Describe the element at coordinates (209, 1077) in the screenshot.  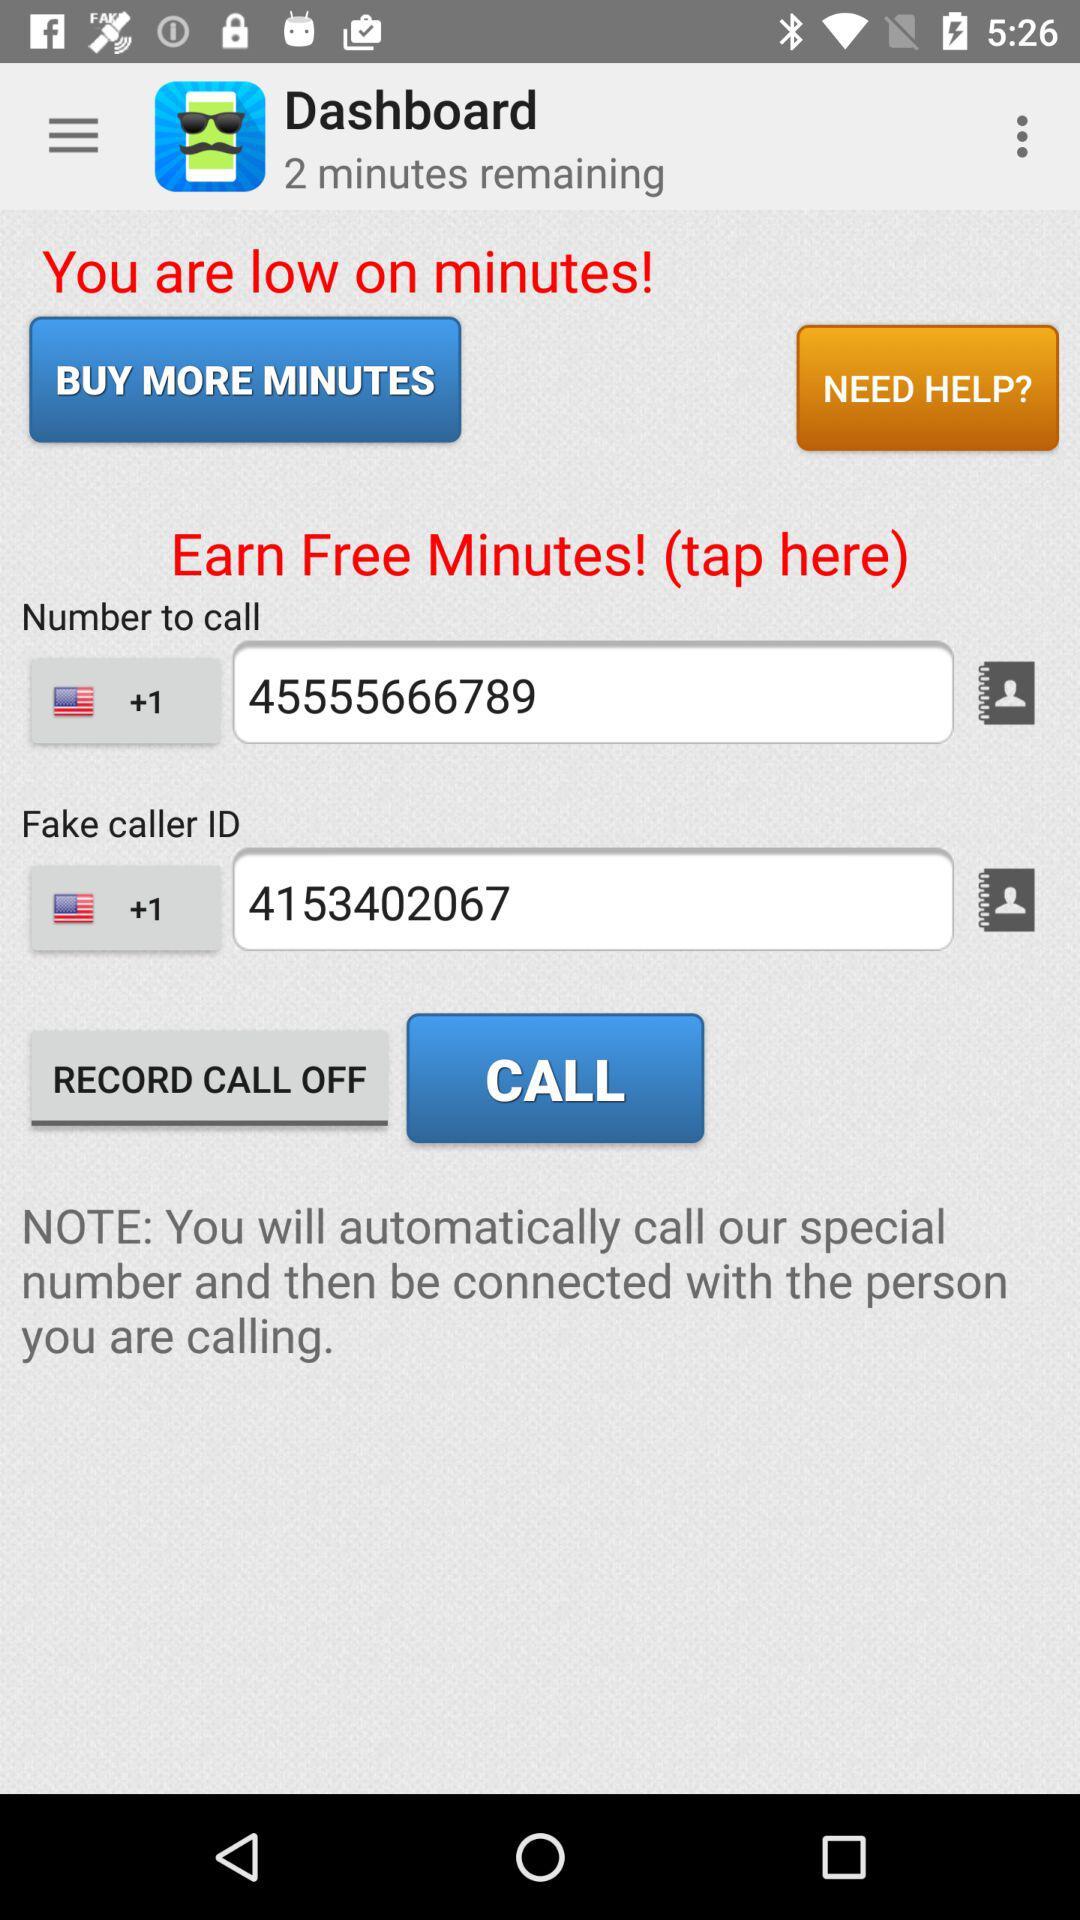
I see `record call off icon` at that location.